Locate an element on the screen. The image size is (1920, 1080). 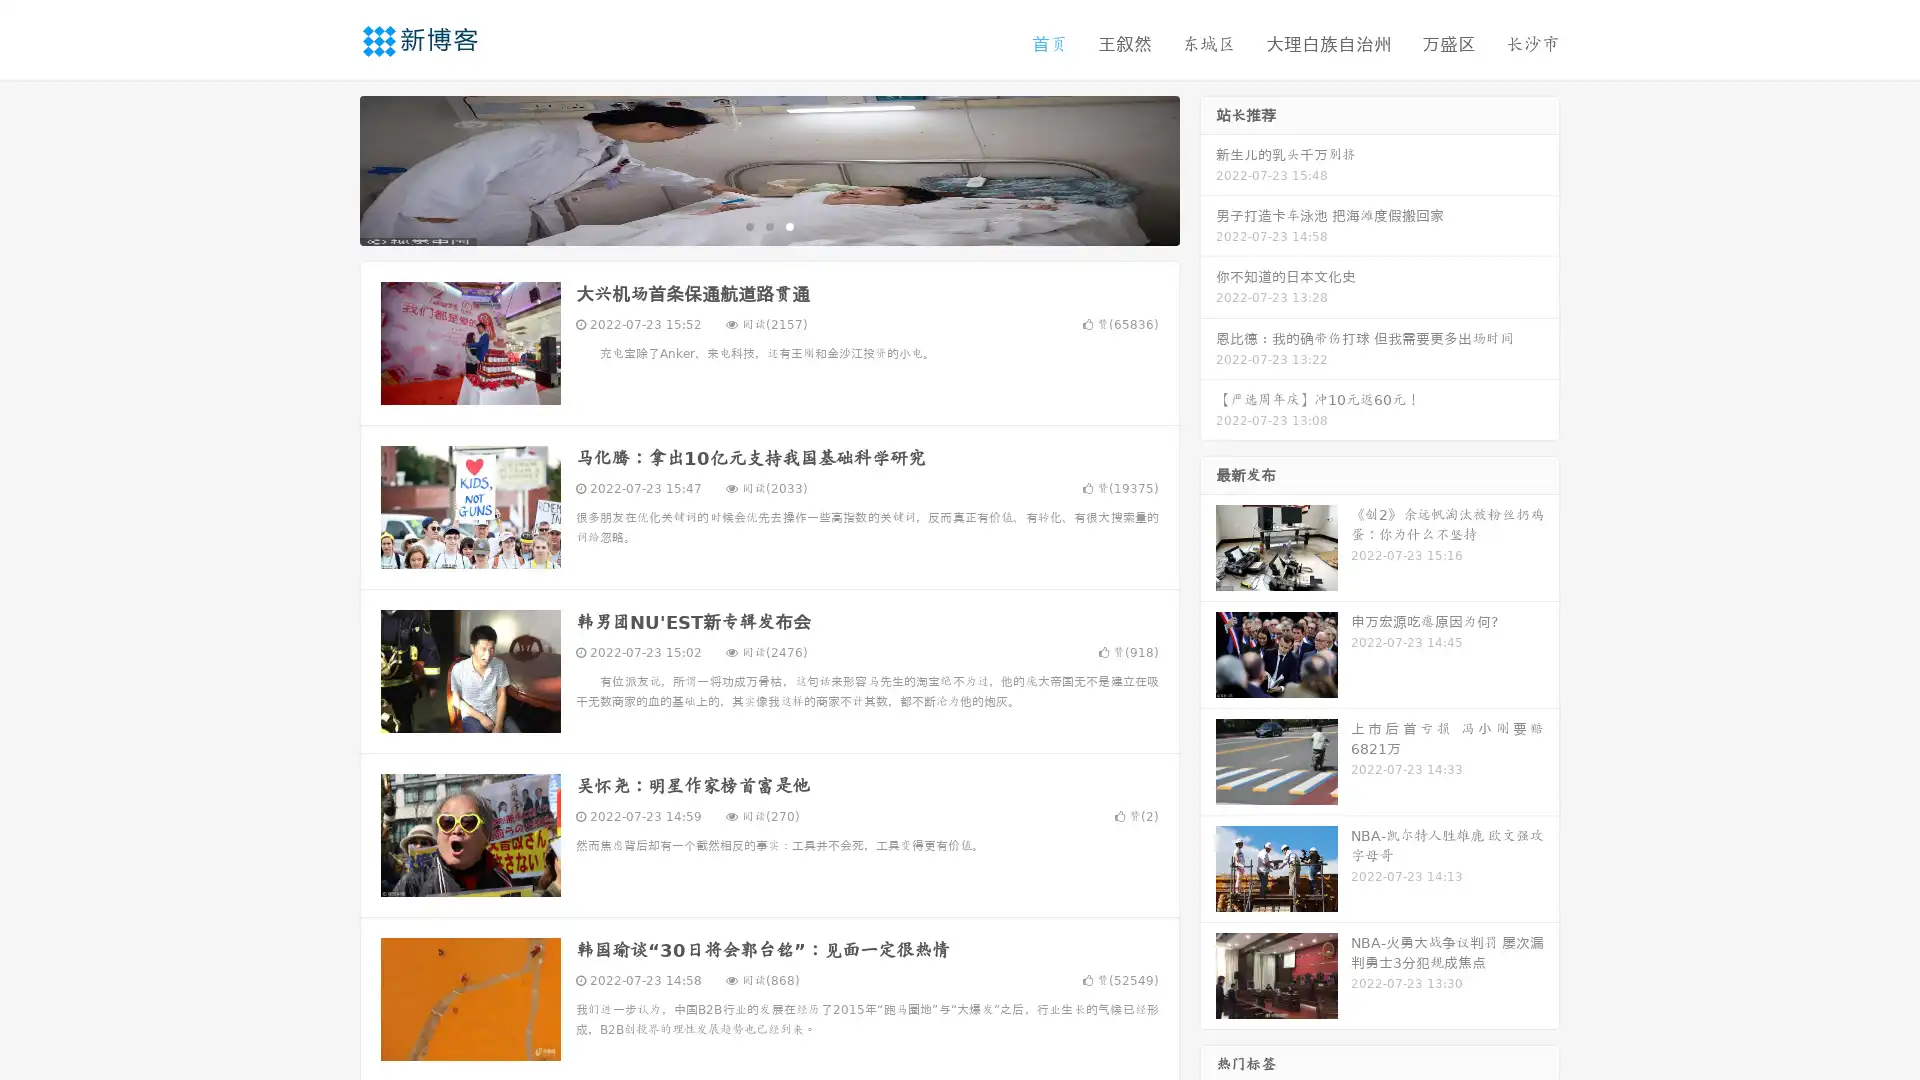
Go to slide 2 is located at coordinates (768, 225).